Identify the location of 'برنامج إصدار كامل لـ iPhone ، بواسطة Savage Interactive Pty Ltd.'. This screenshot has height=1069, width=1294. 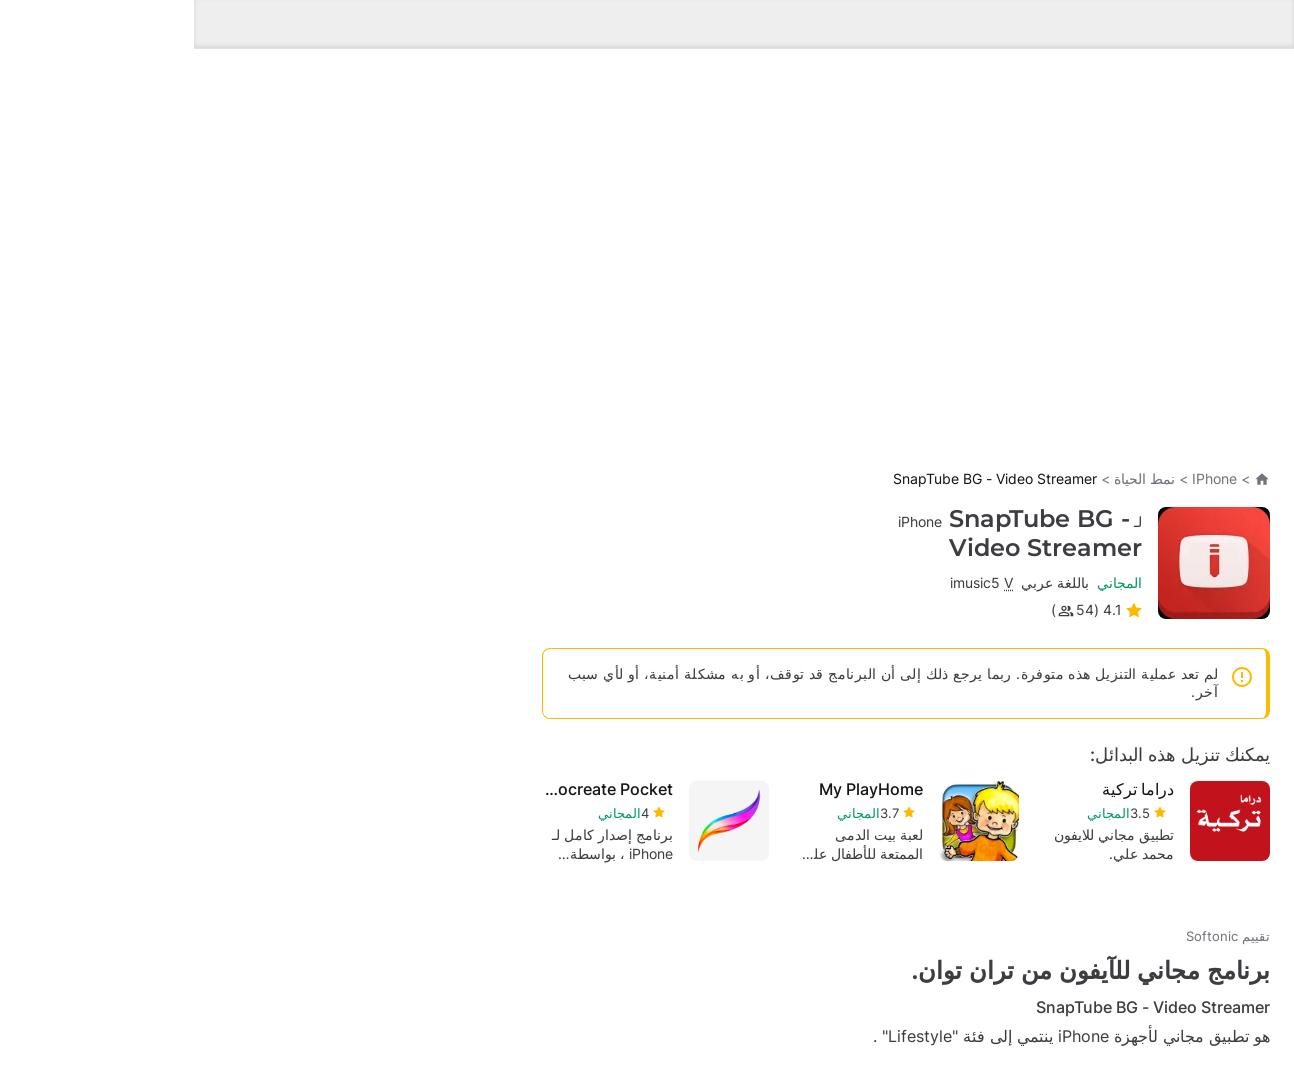
(774, 634).